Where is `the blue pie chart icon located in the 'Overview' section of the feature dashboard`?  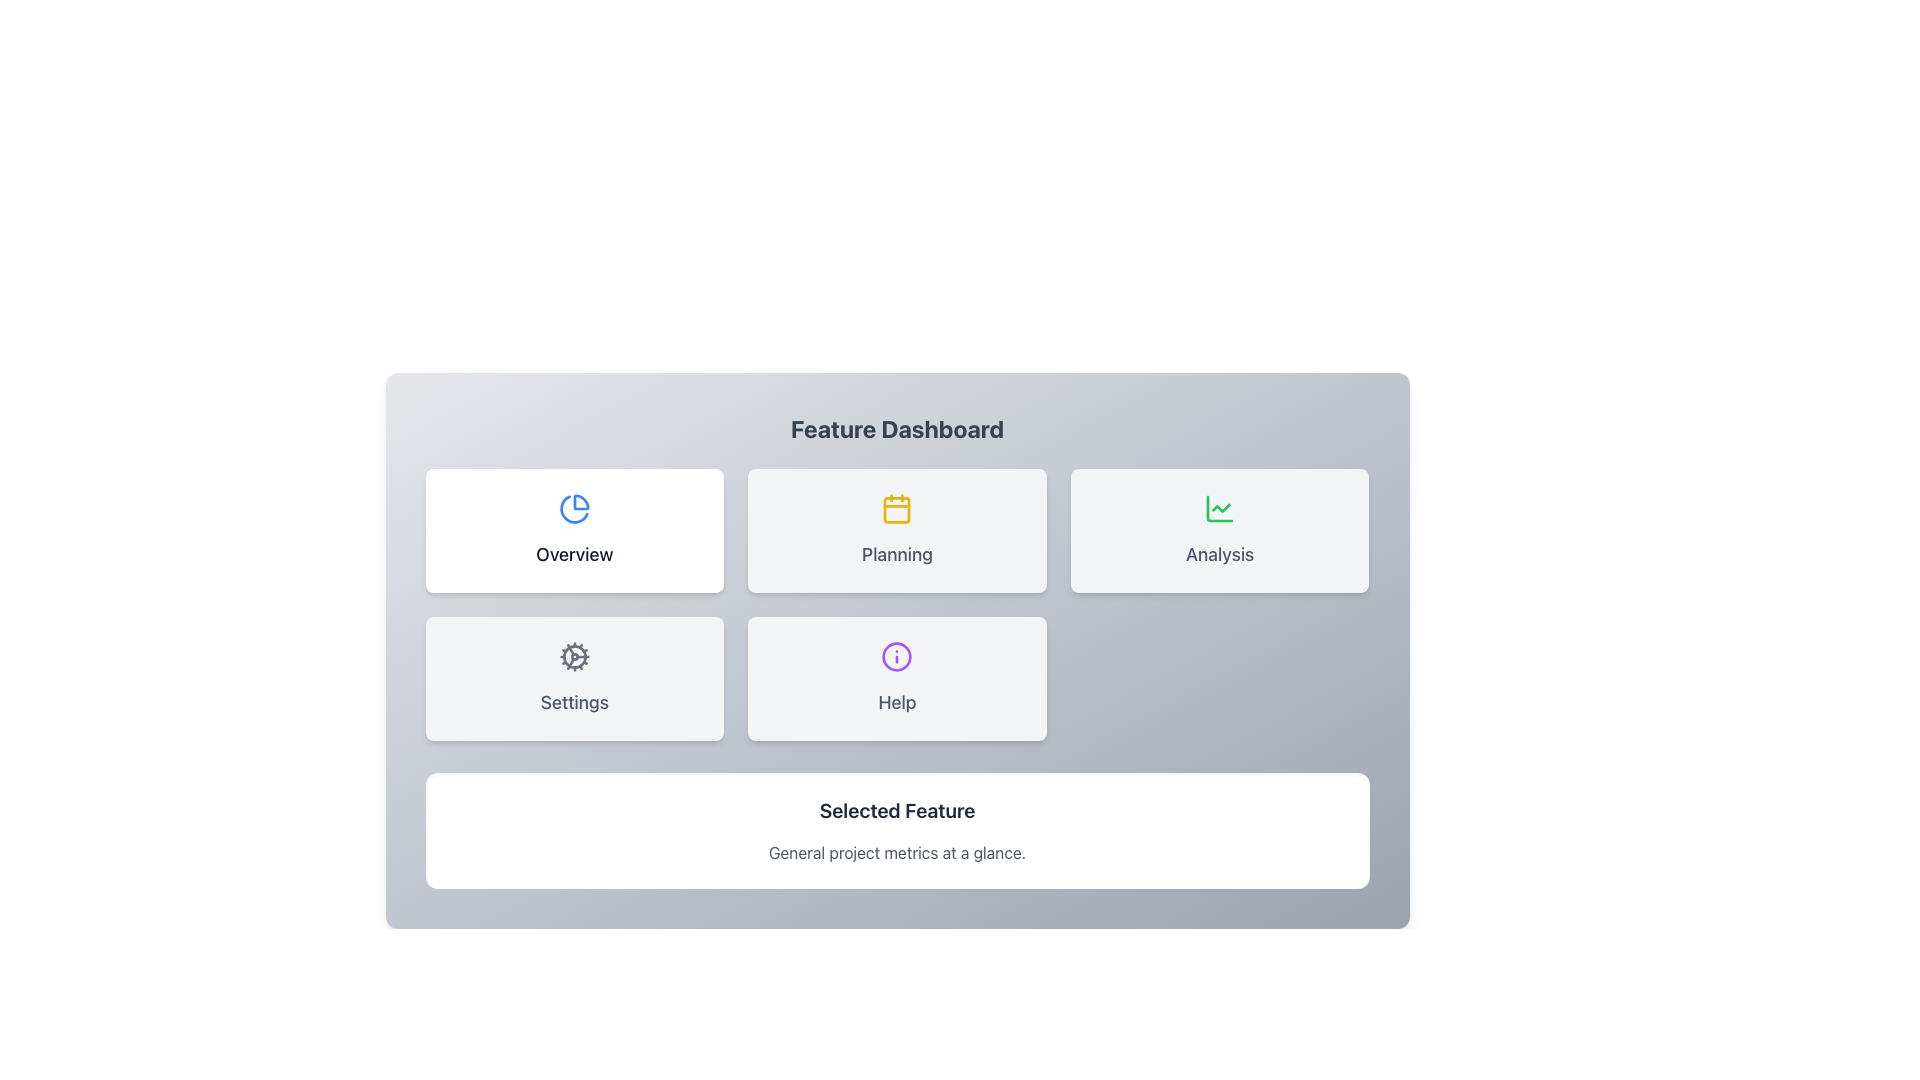
the blue pie chart icon located in the 'Overview' section of the feature dashboard is located at coordinates (573, 508).